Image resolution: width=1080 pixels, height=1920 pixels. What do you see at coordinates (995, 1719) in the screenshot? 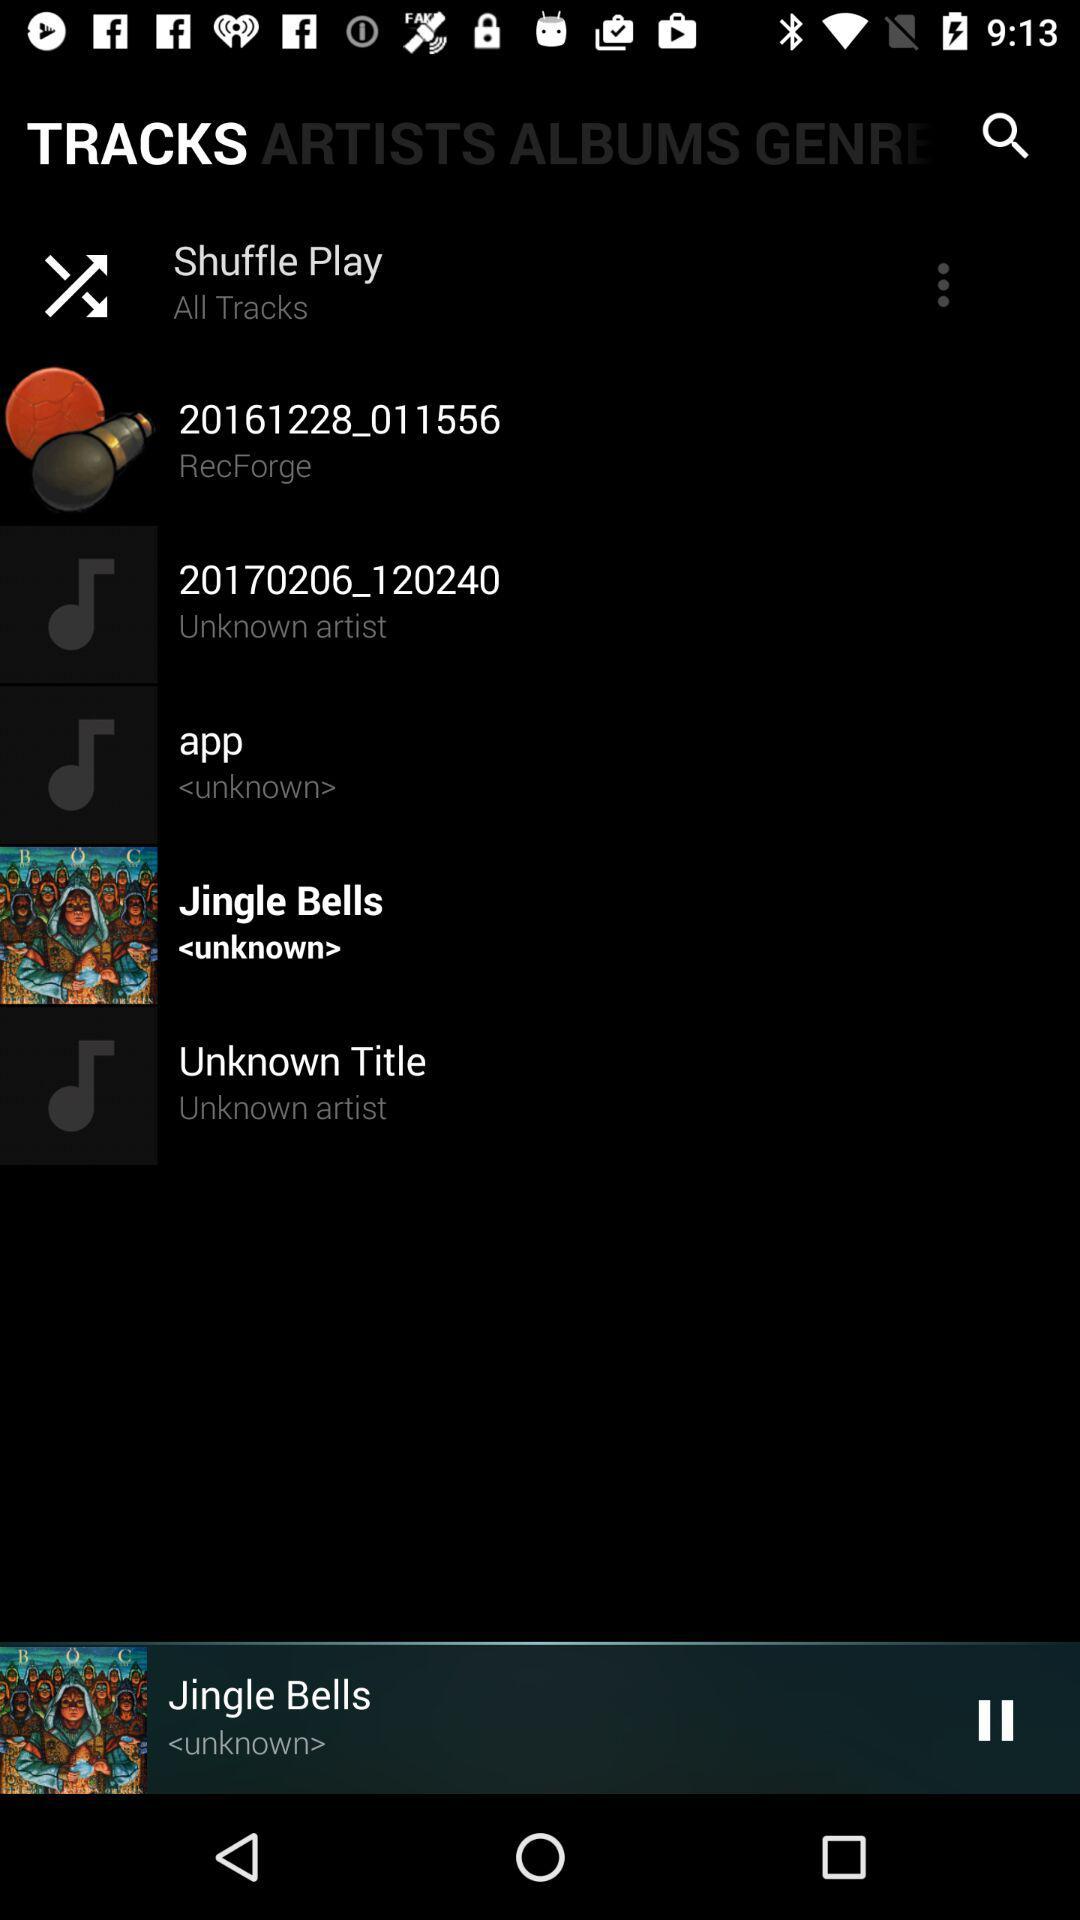
I see `play` at bounding box center [995, 1719].